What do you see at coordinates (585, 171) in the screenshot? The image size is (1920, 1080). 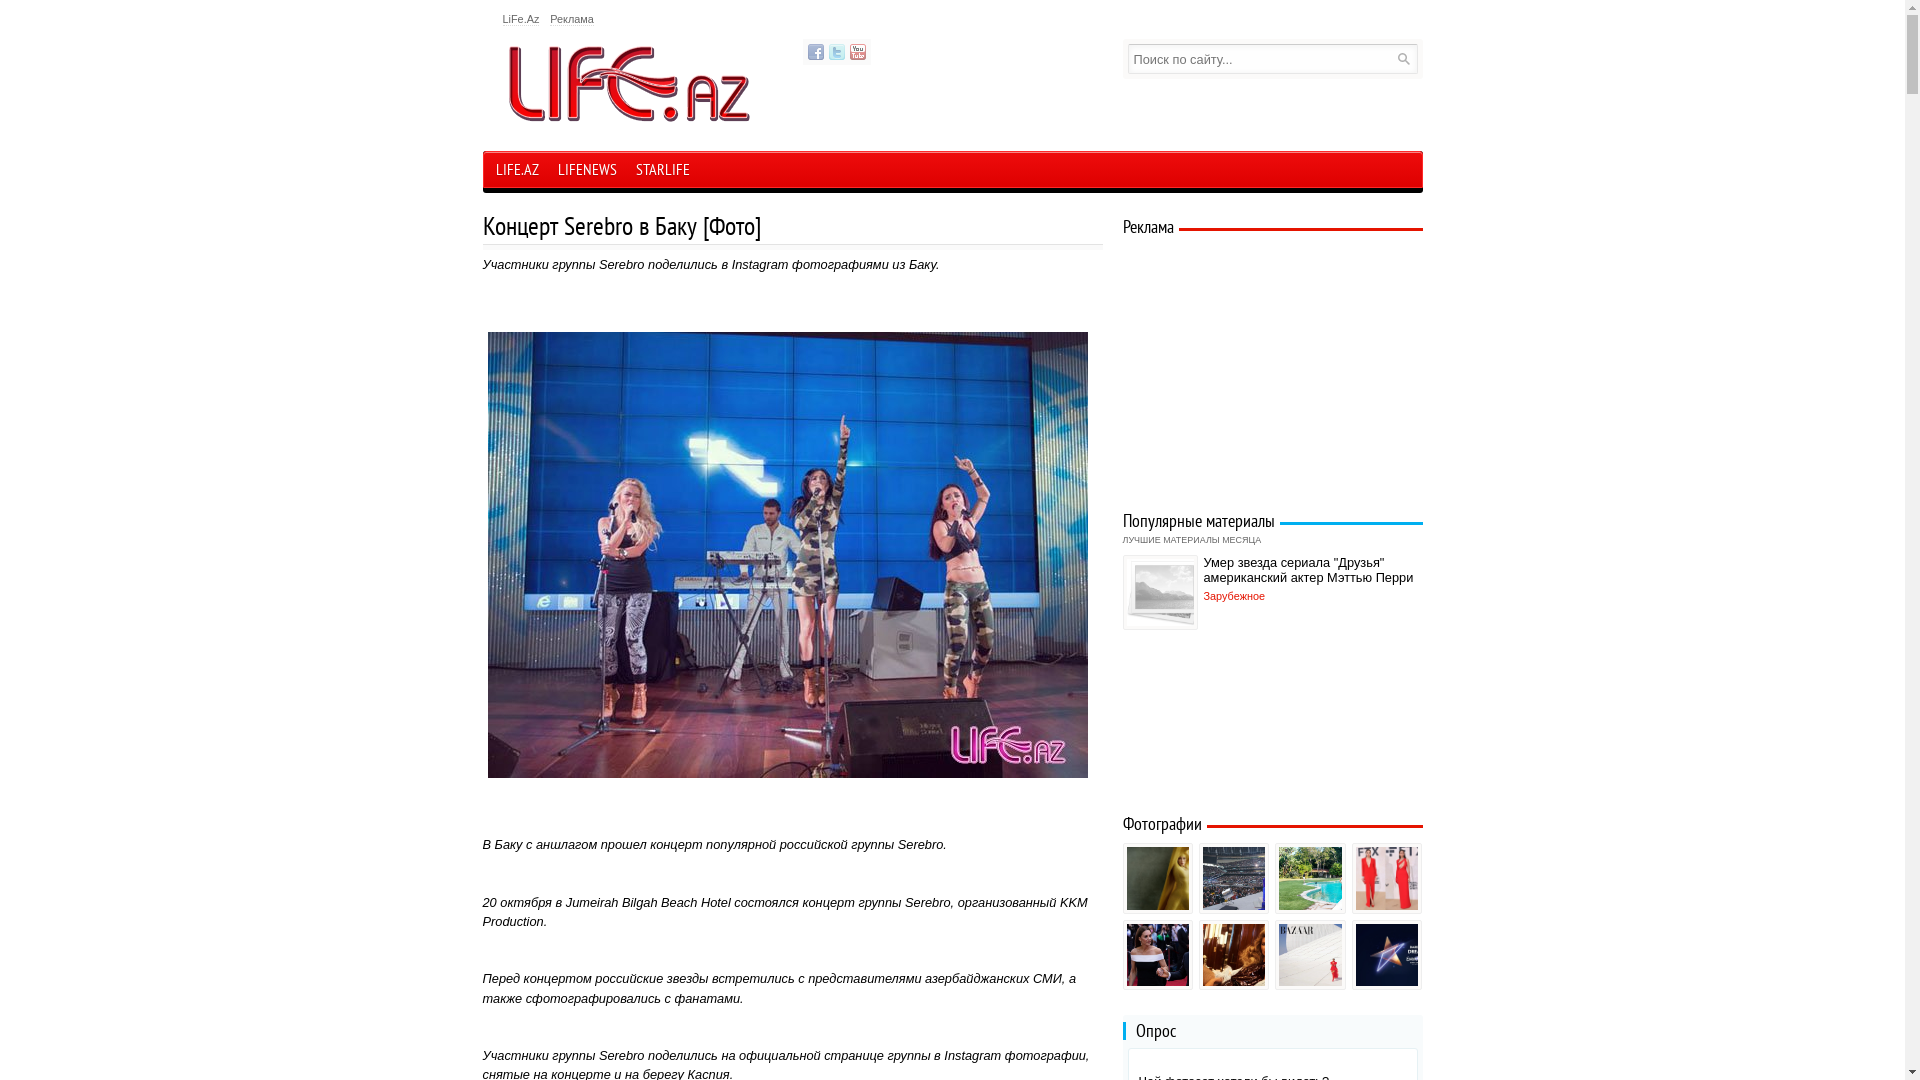 I see `'LIFENEWS'` at bounding box center [585, 171].